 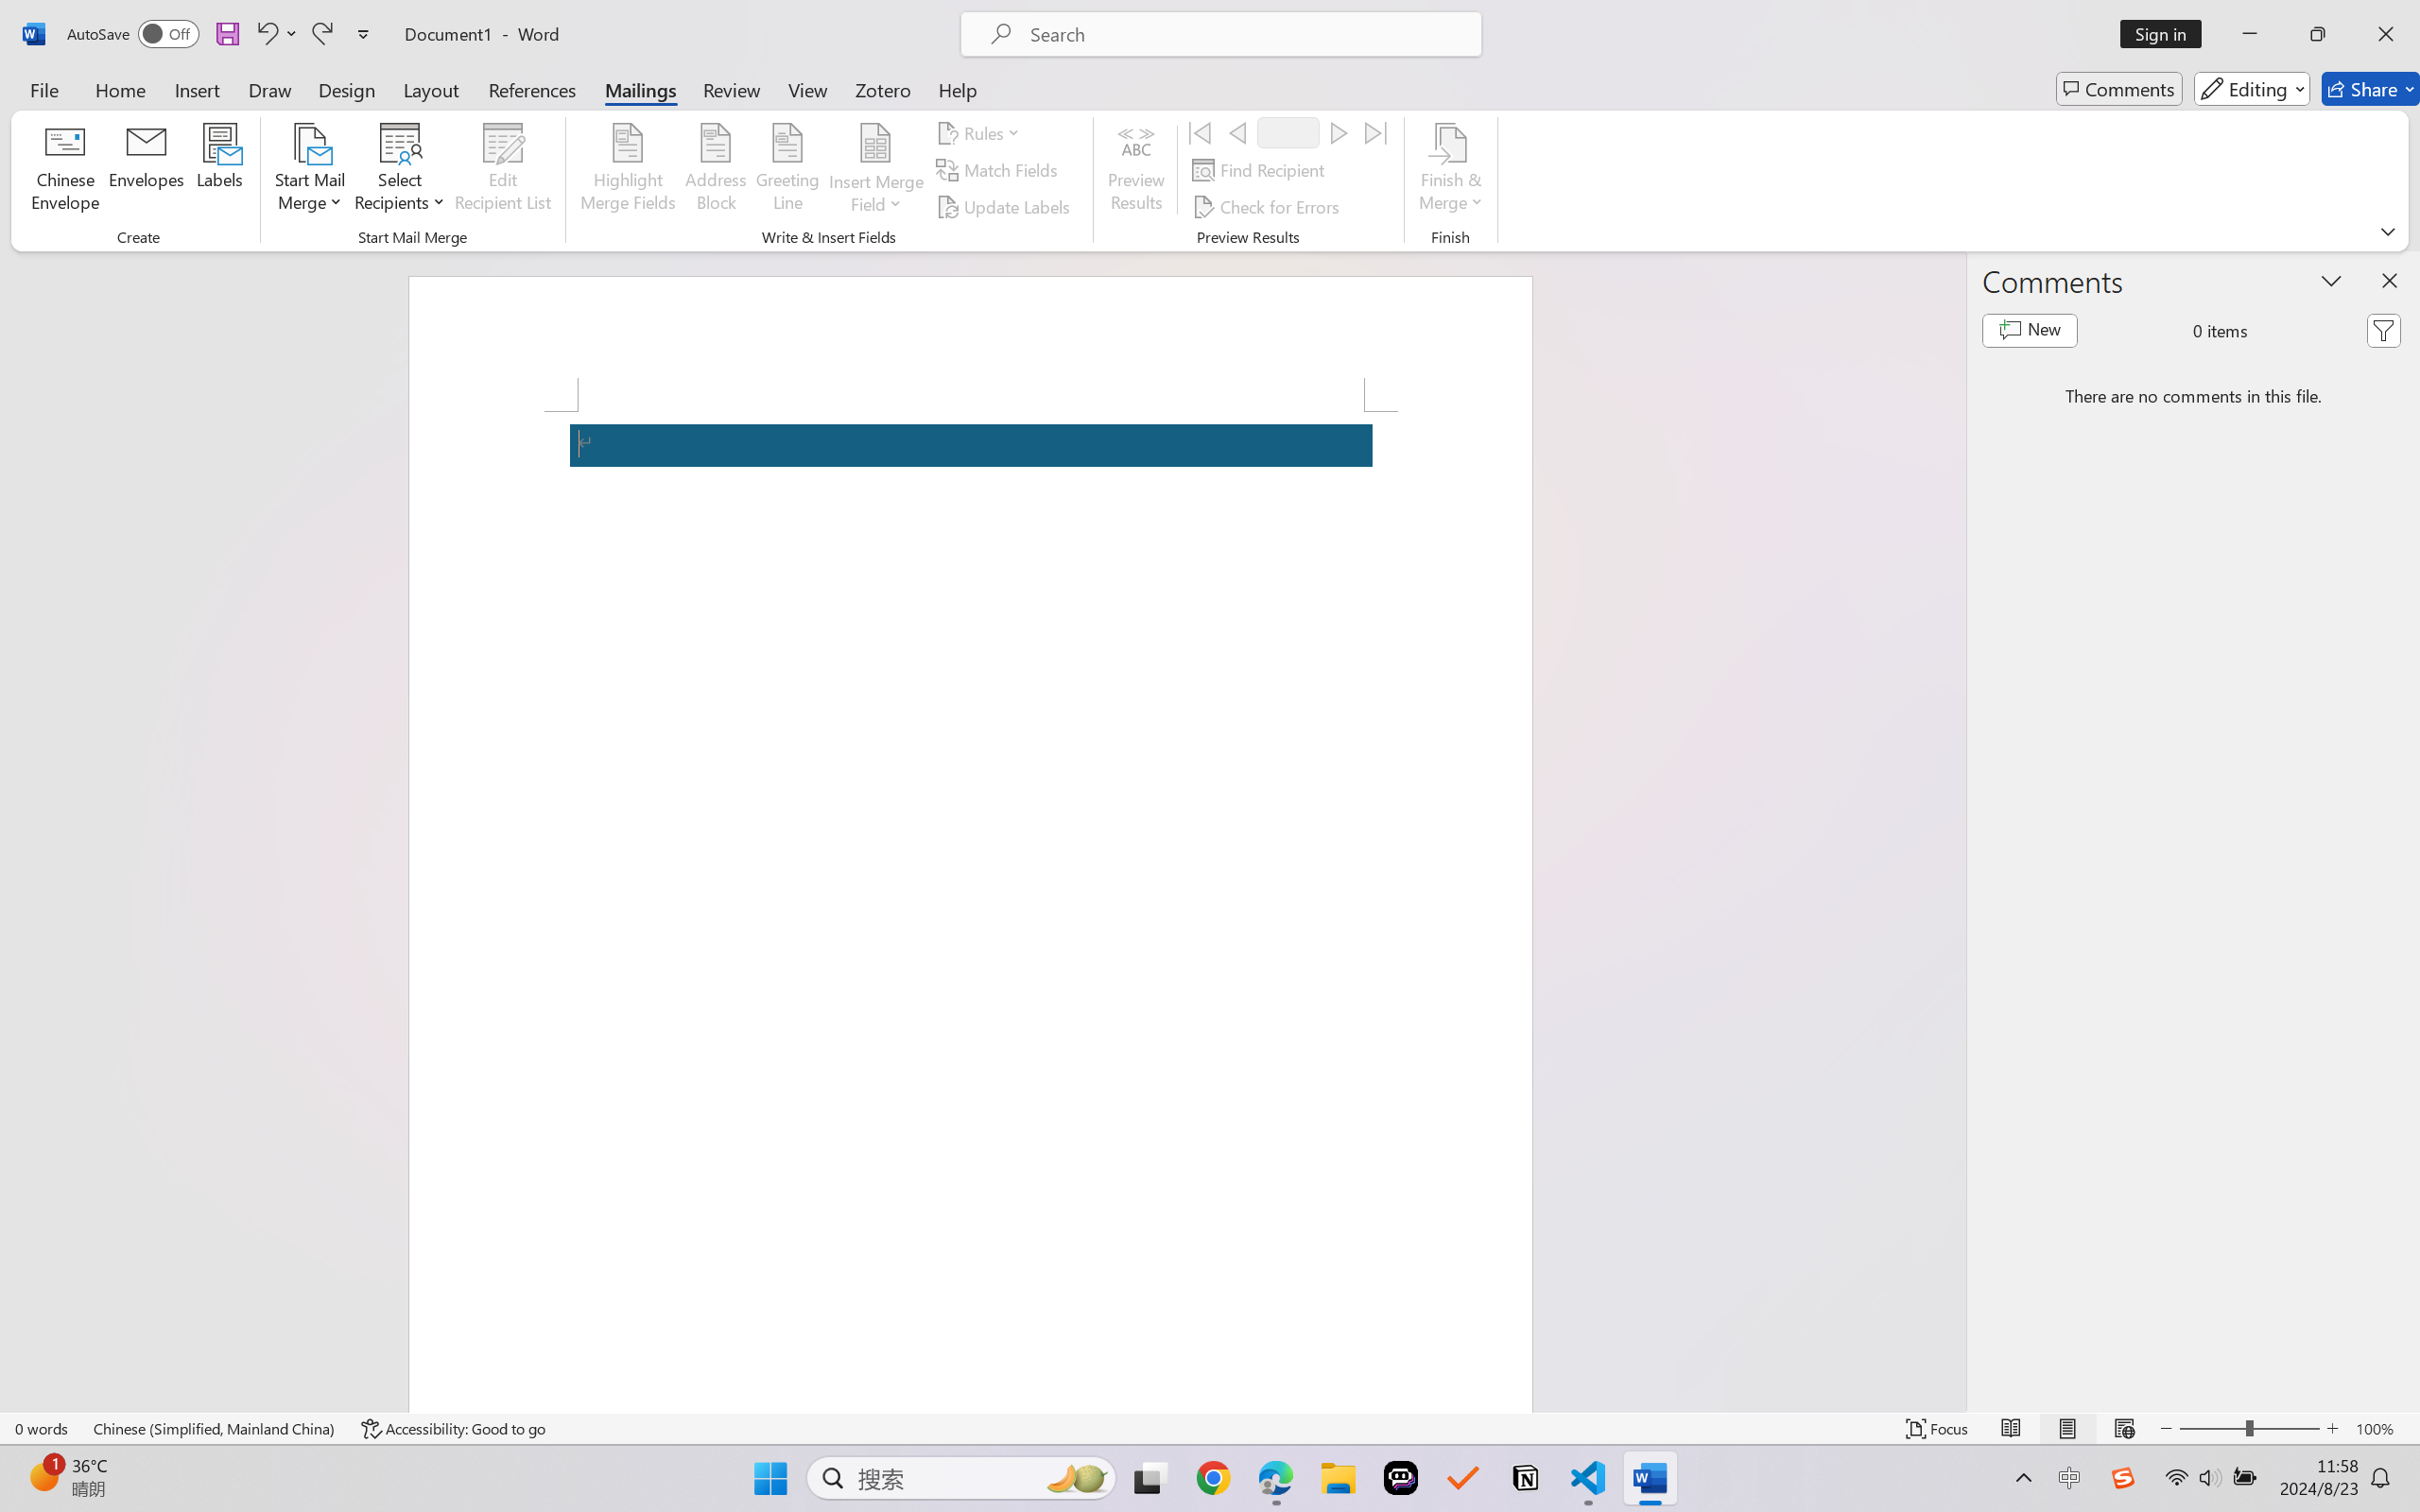 What do you see at coordinates (875, 143) in the screenshot?
I see `'Insert Merge Field'` at bounding box center [875, 143].